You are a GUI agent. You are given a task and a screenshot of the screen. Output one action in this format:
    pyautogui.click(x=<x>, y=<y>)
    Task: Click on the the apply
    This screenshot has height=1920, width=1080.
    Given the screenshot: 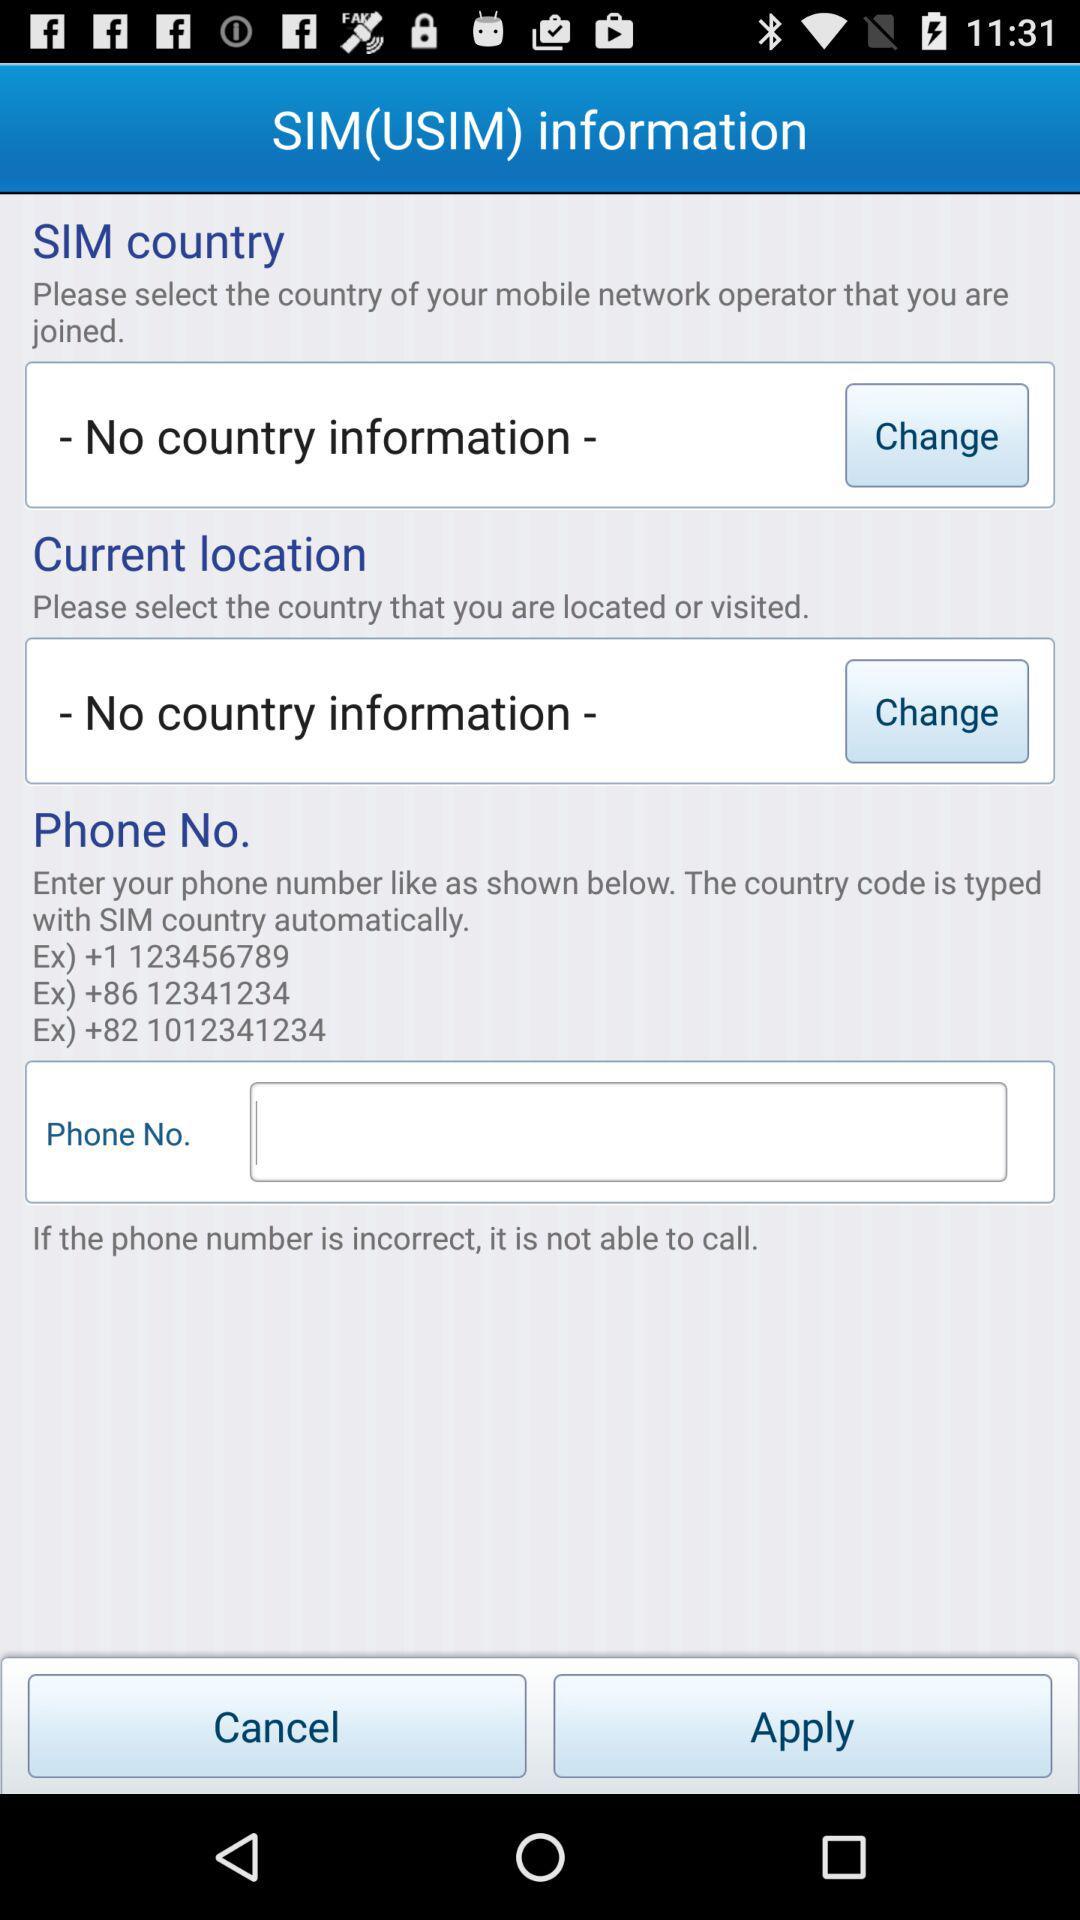 What is the action you would take?
    pyautogui.click(x=801, y=1725)
    